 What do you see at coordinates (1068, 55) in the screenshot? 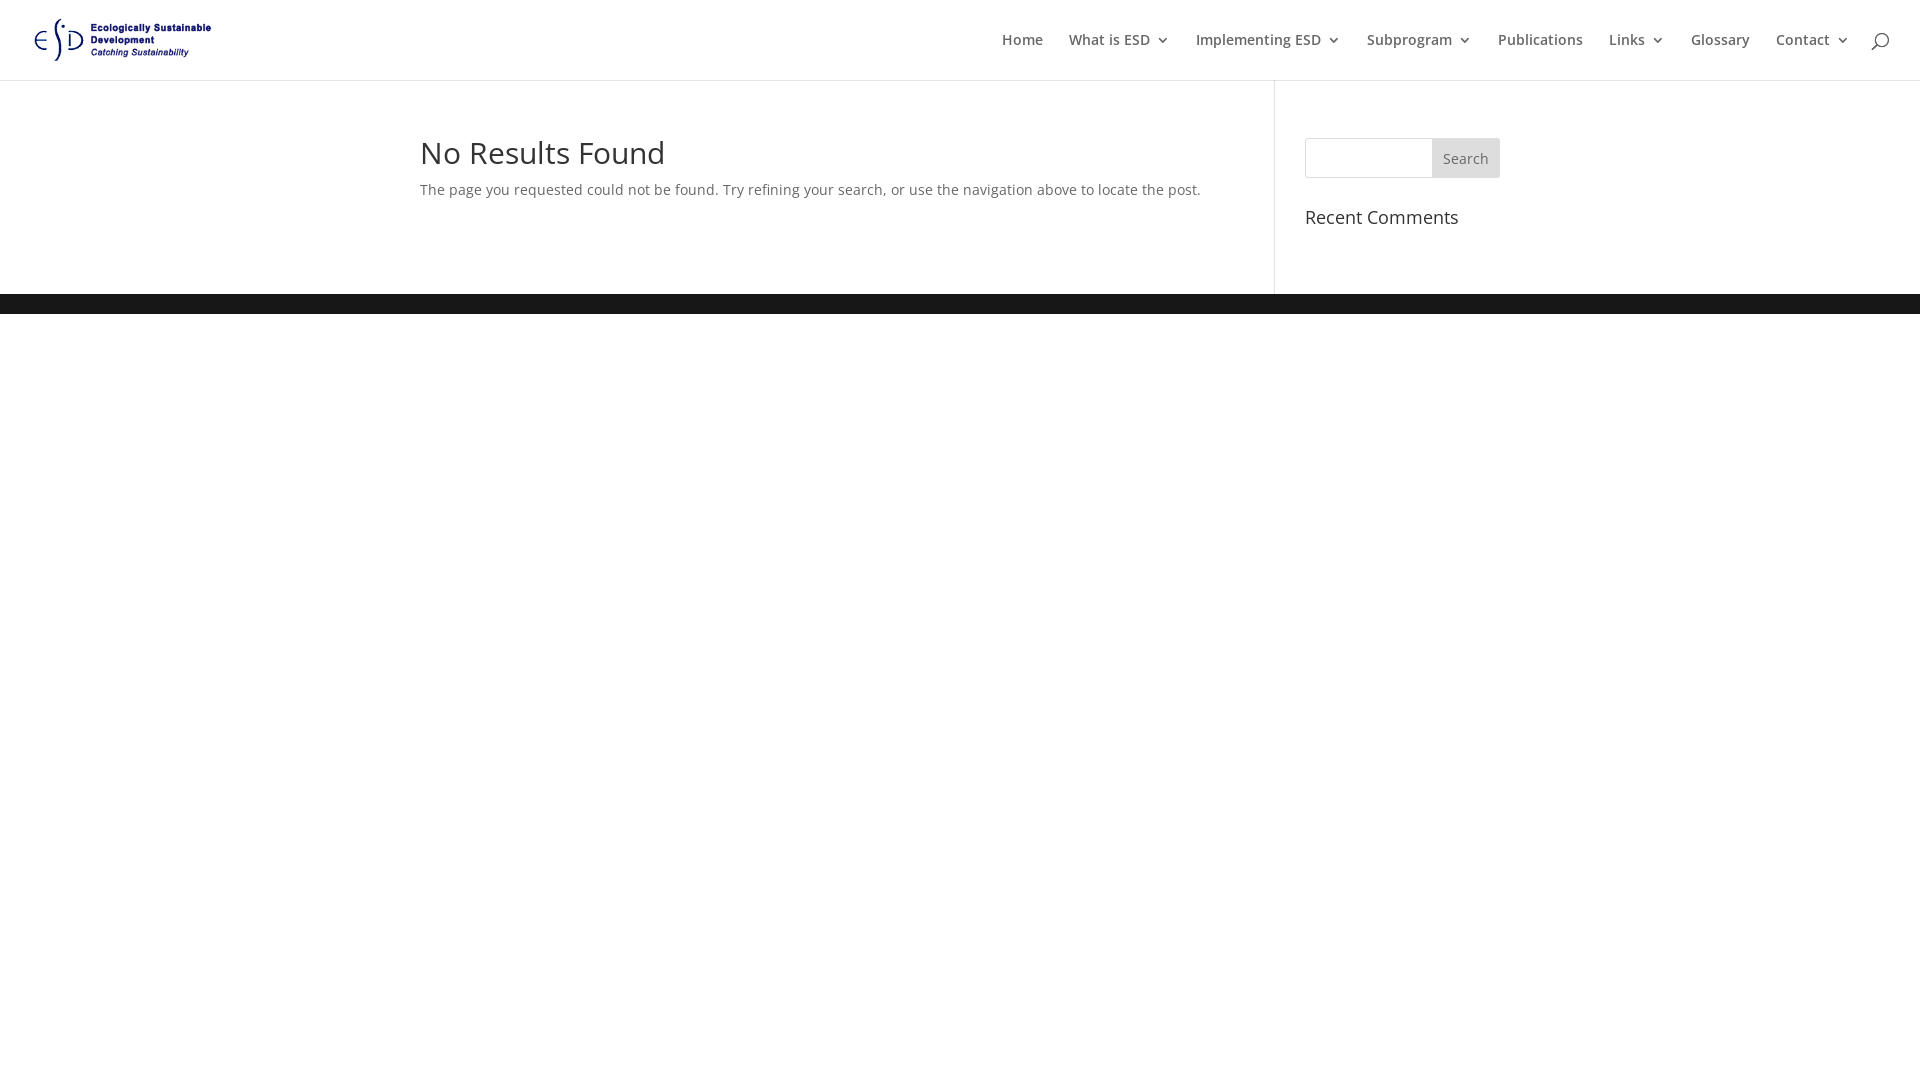
I see `'What is ESD'` at bounding box center [1068, 55].